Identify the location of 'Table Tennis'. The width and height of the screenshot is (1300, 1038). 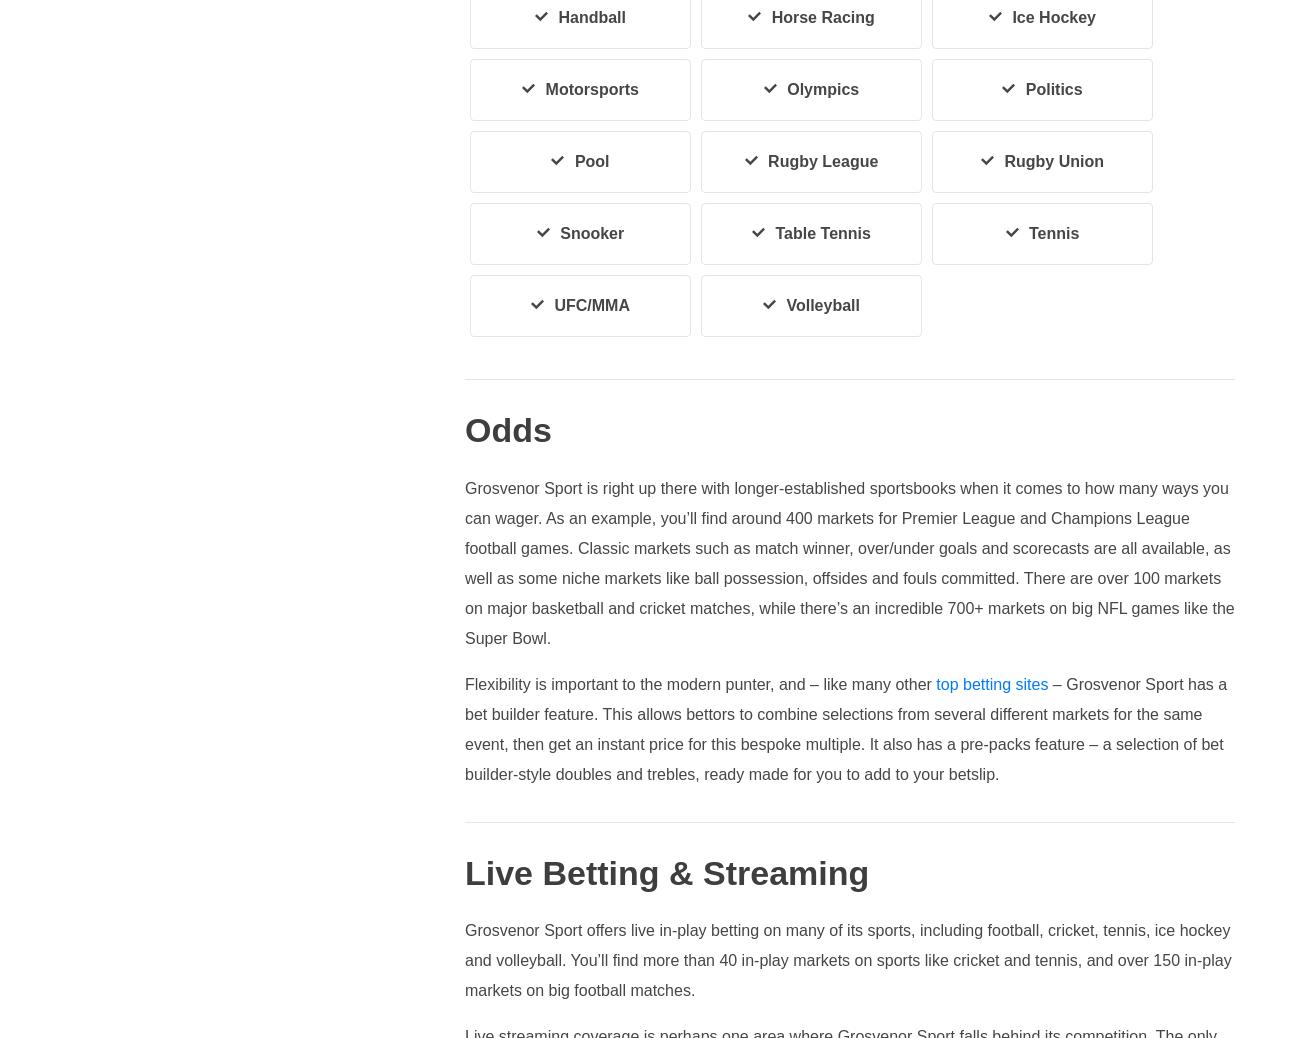
(822, 232).